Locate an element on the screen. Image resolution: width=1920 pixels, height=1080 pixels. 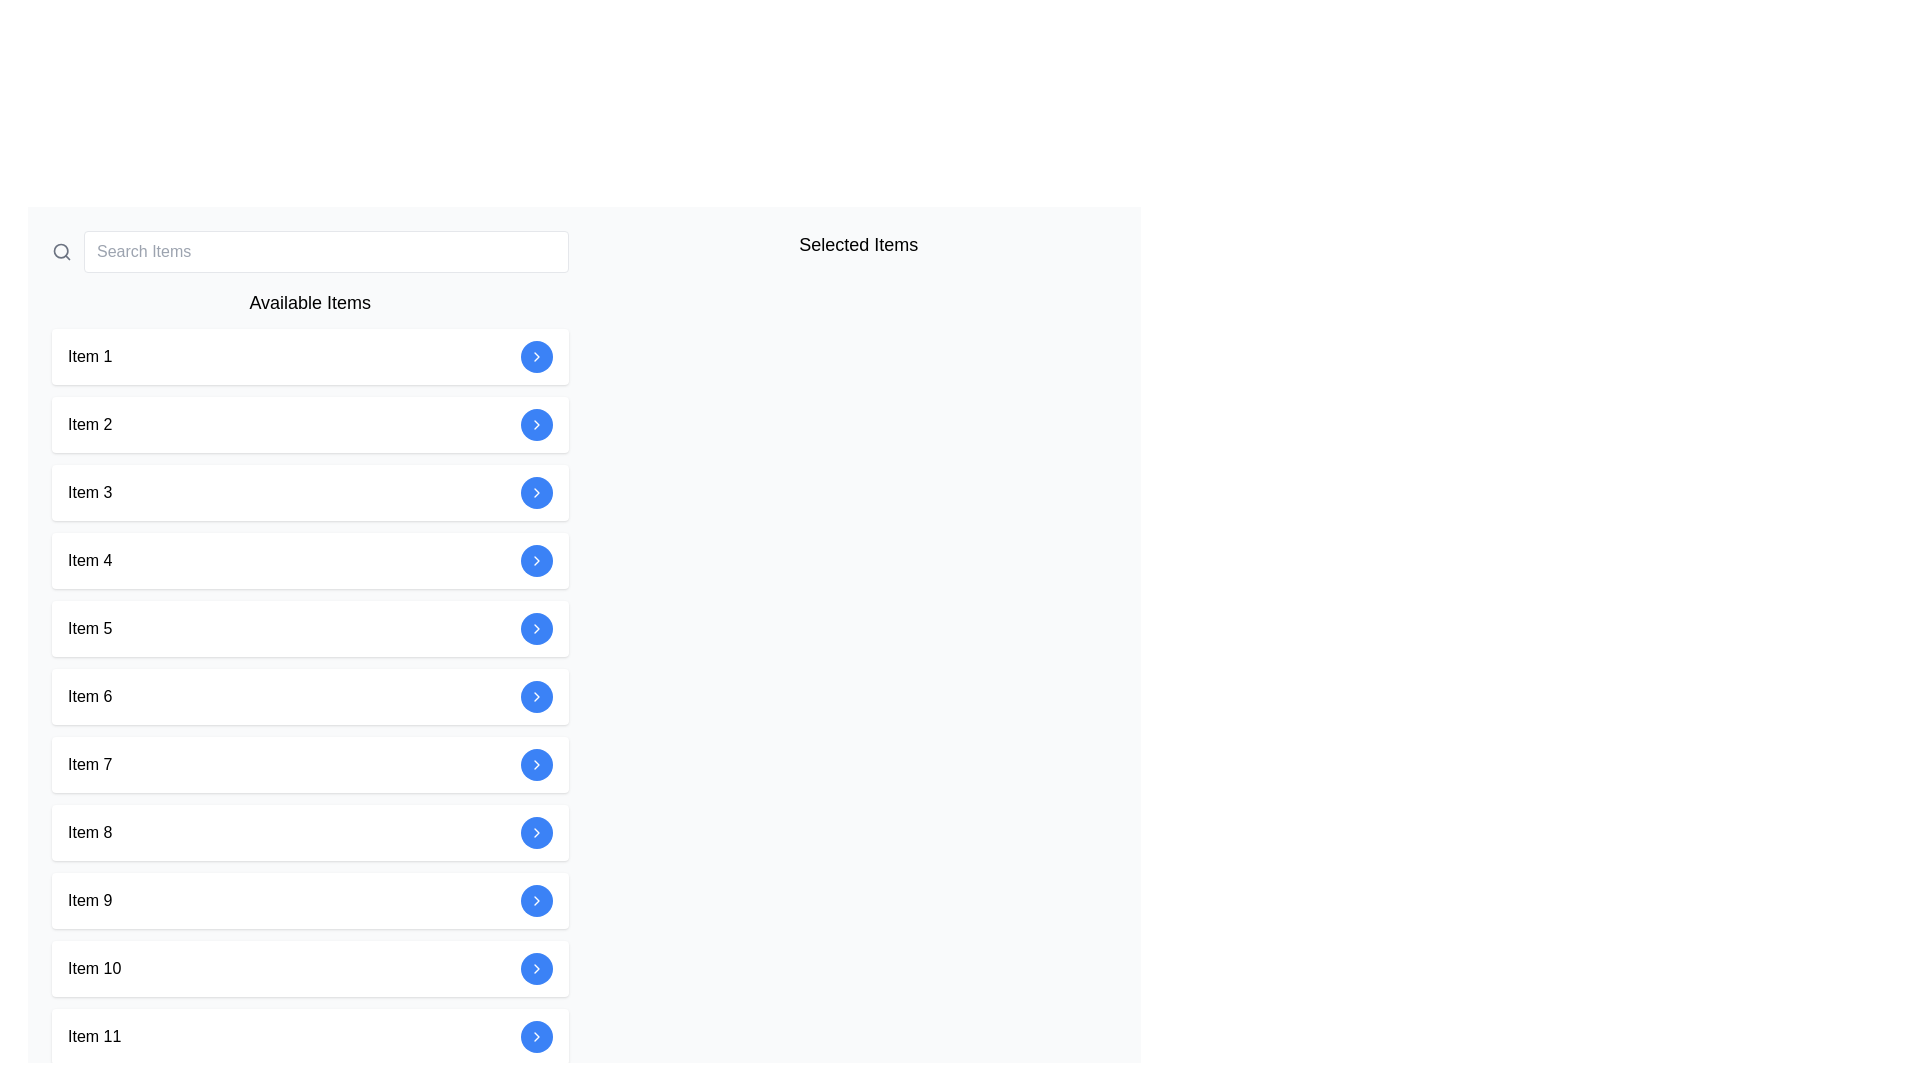
the Text label located at the bottom of the 'Available Items' list in the left column, specifically in the eleventh row is located at coordinates (93, 1036).